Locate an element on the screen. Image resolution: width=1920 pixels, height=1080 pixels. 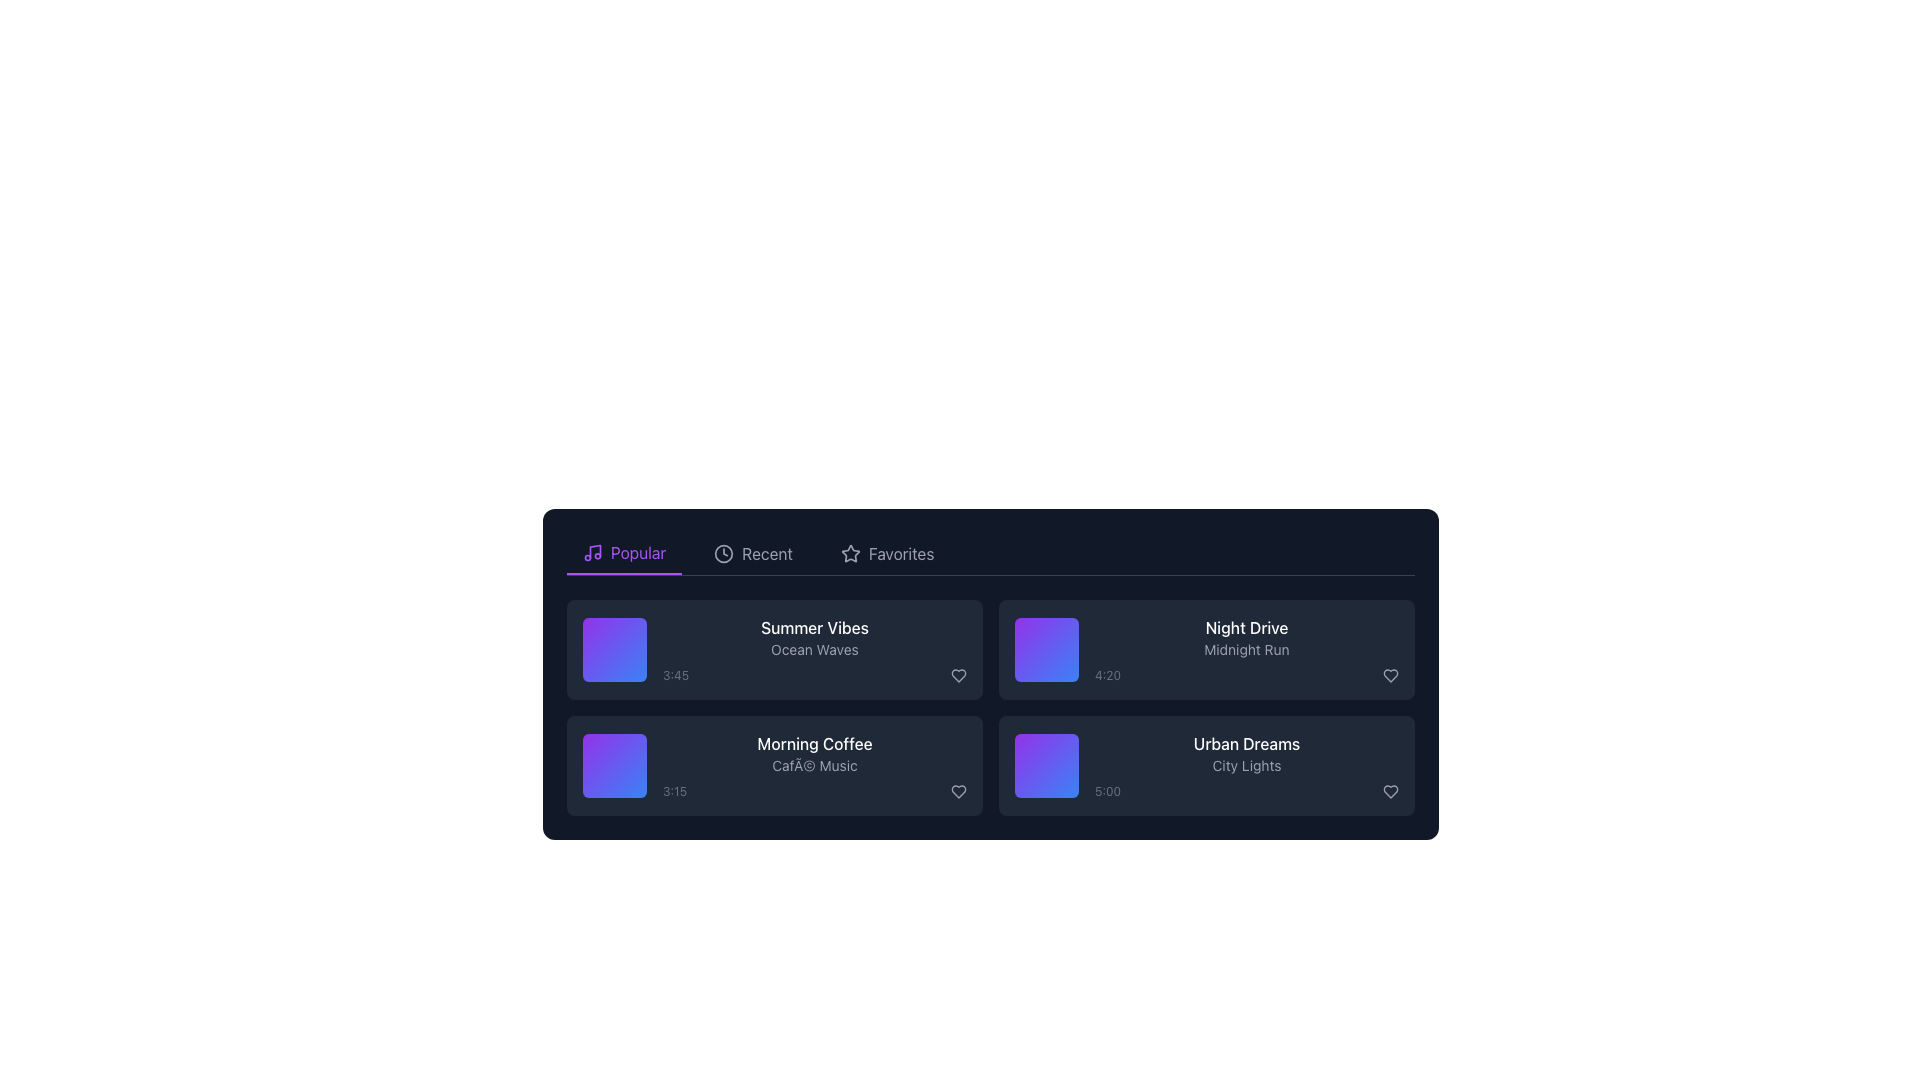
the heart icon located in the bottom-right corner of the second item in the left column of a grid layout is located at coordinates (958, 790).